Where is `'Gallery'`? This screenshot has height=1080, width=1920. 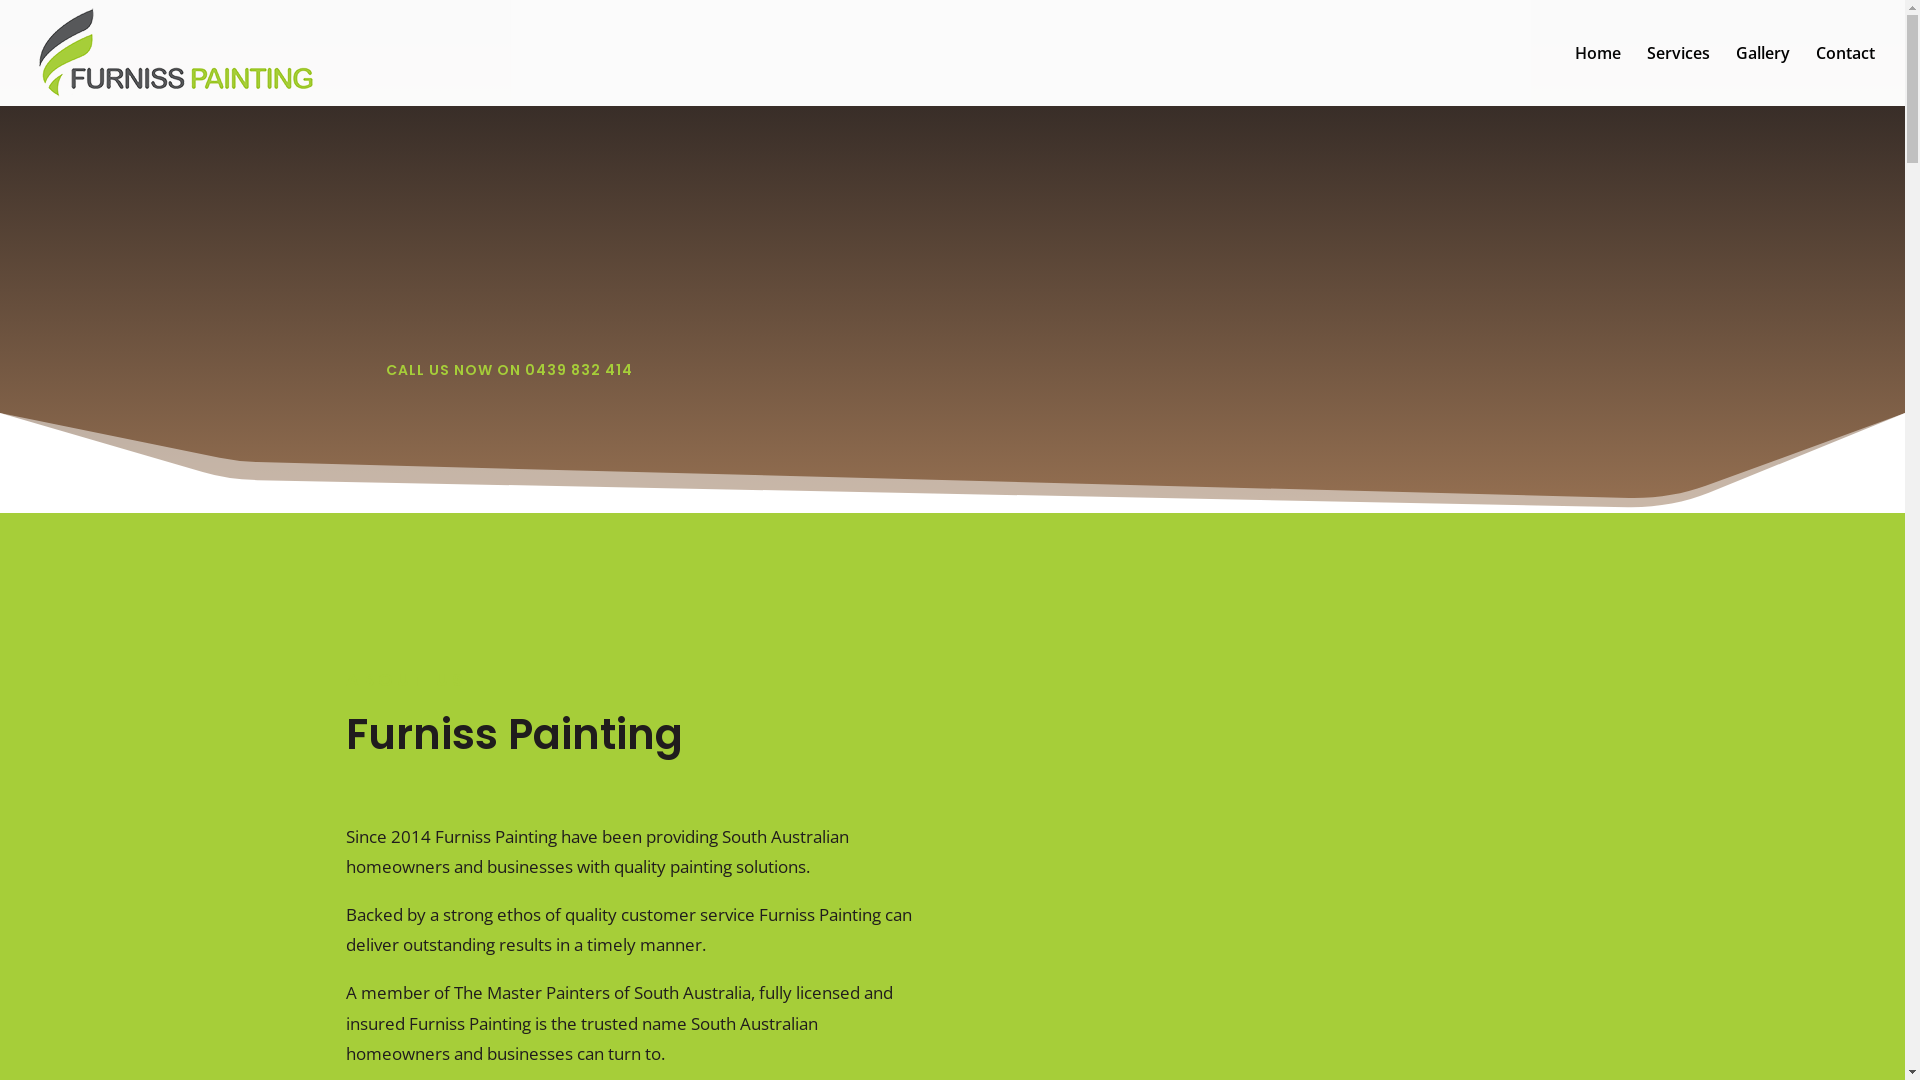 'Gallery' is located at coordinates (1762, 75).